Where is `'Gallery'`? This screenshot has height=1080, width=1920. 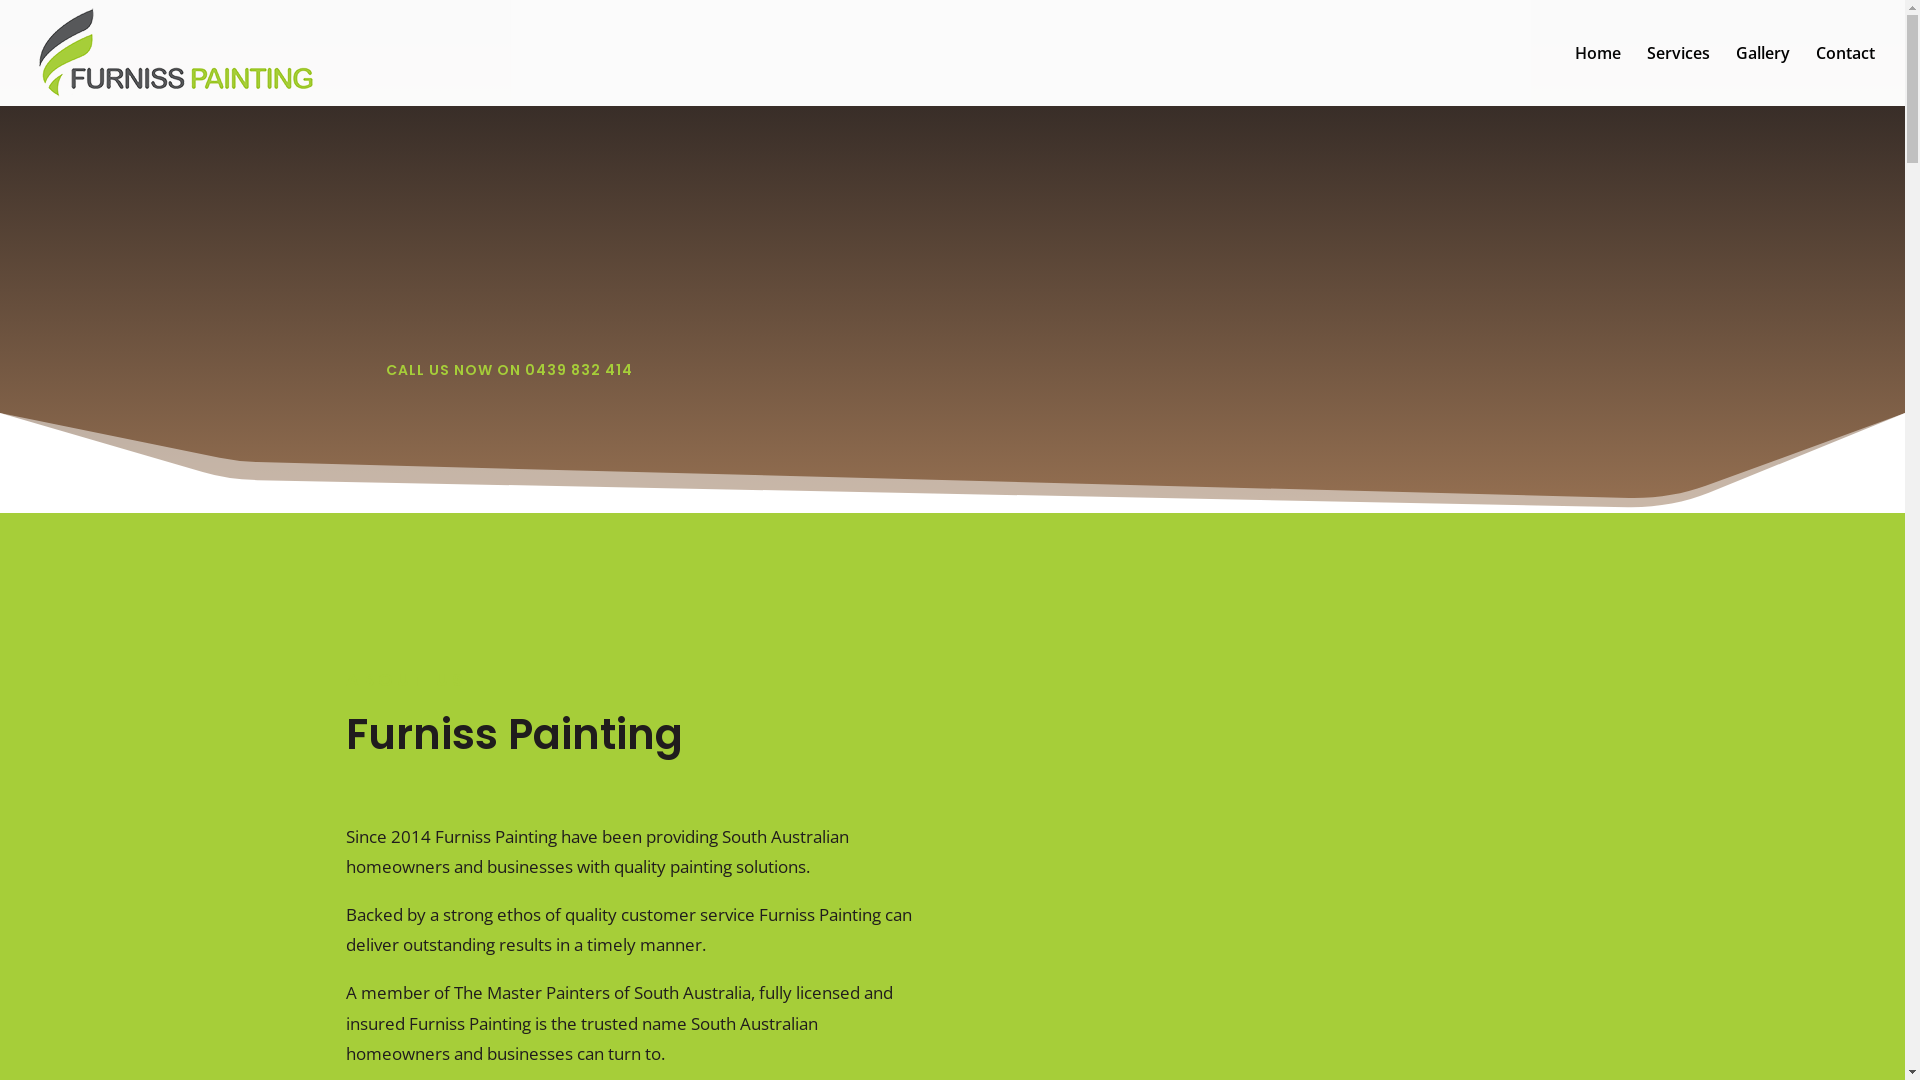 'Gallery' is located at coordinates (1762, 75).